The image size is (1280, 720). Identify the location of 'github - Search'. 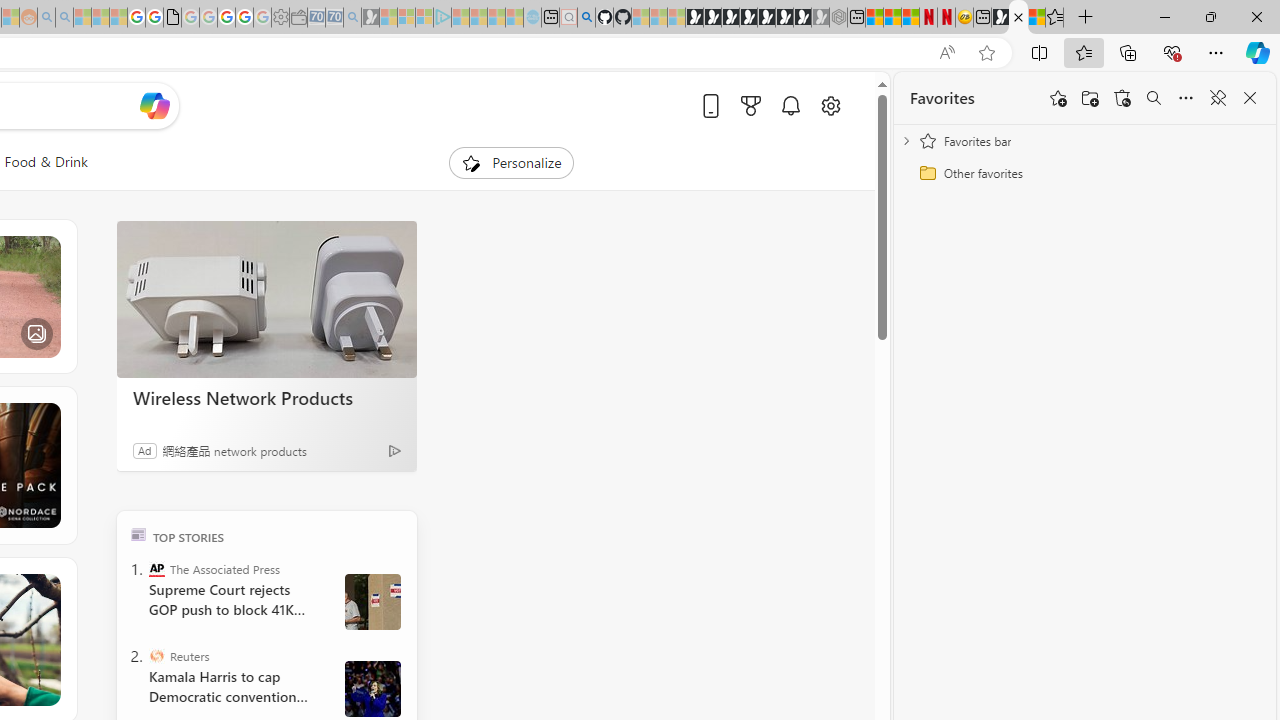
(585, 17).